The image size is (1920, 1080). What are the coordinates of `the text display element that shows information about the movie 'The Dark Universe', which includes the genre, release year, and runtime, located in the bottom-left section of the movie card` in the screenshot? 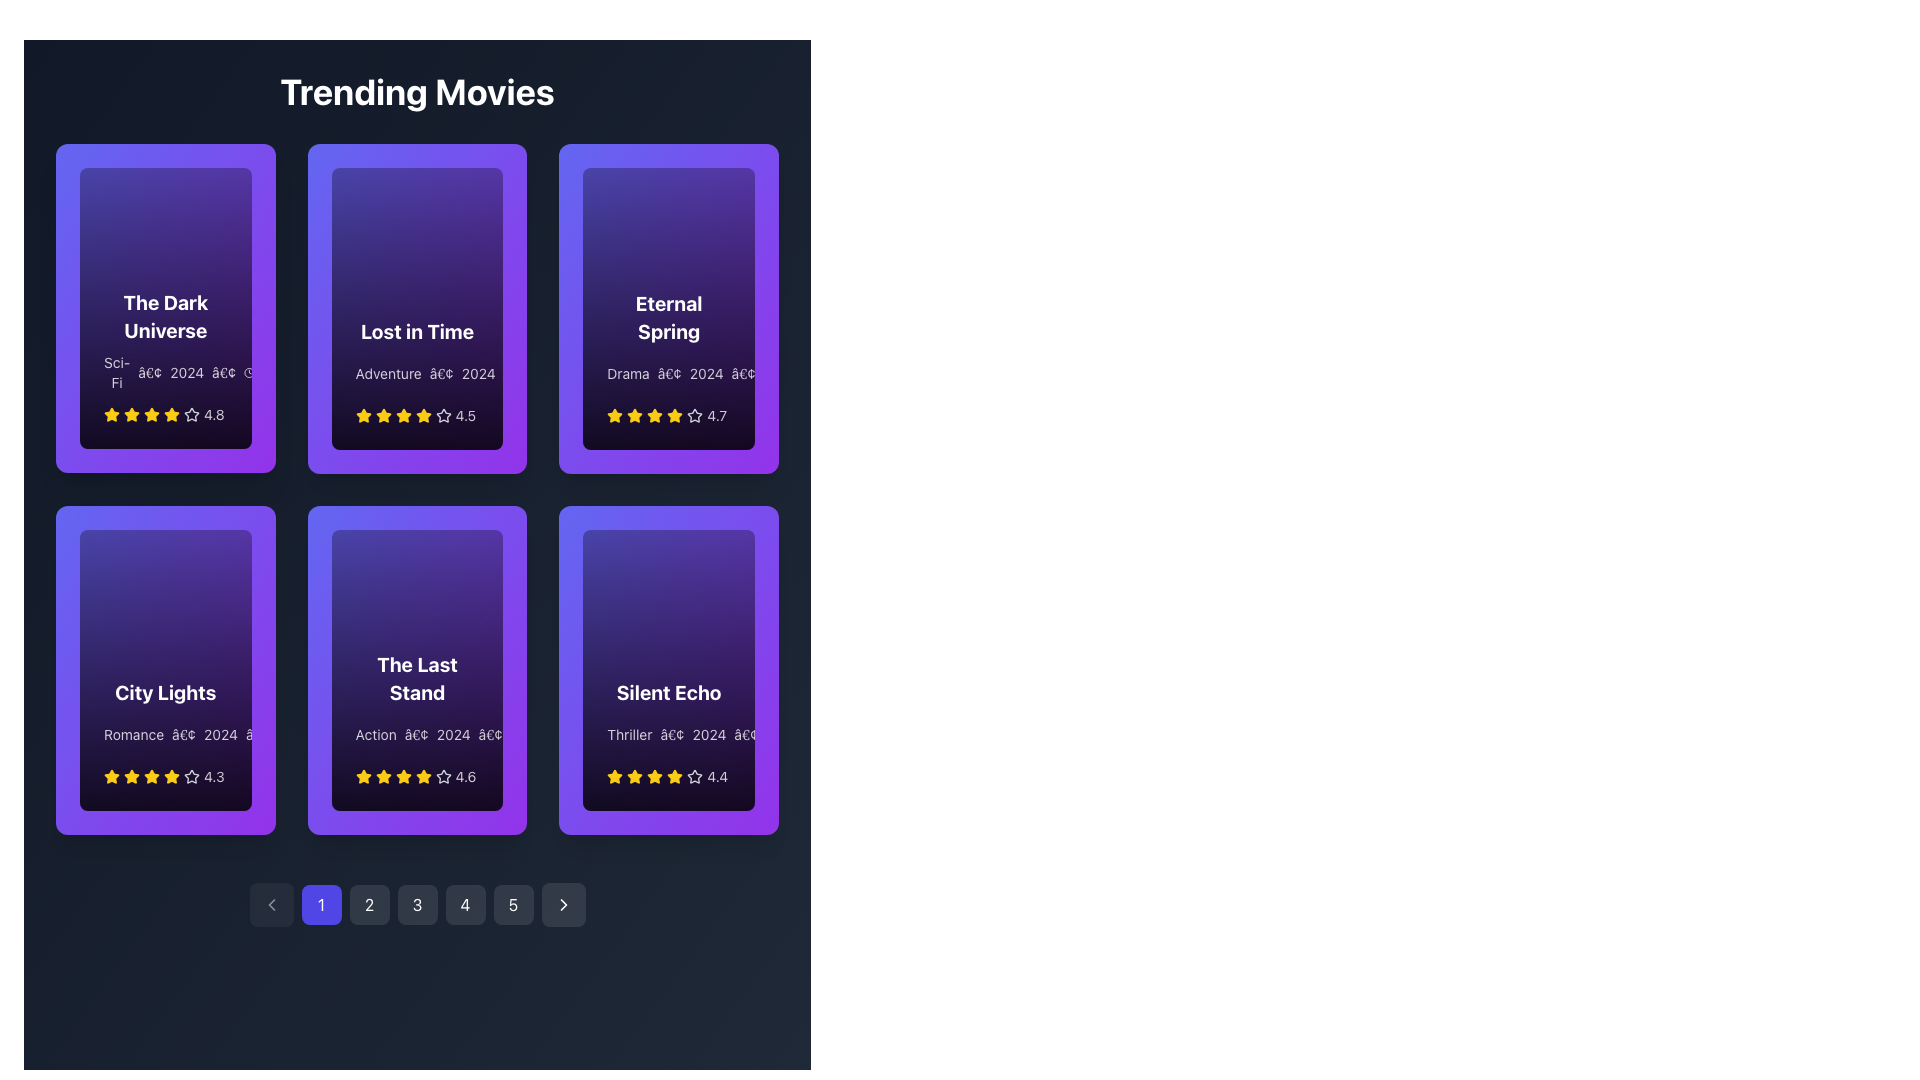 It's located at (165, 373).